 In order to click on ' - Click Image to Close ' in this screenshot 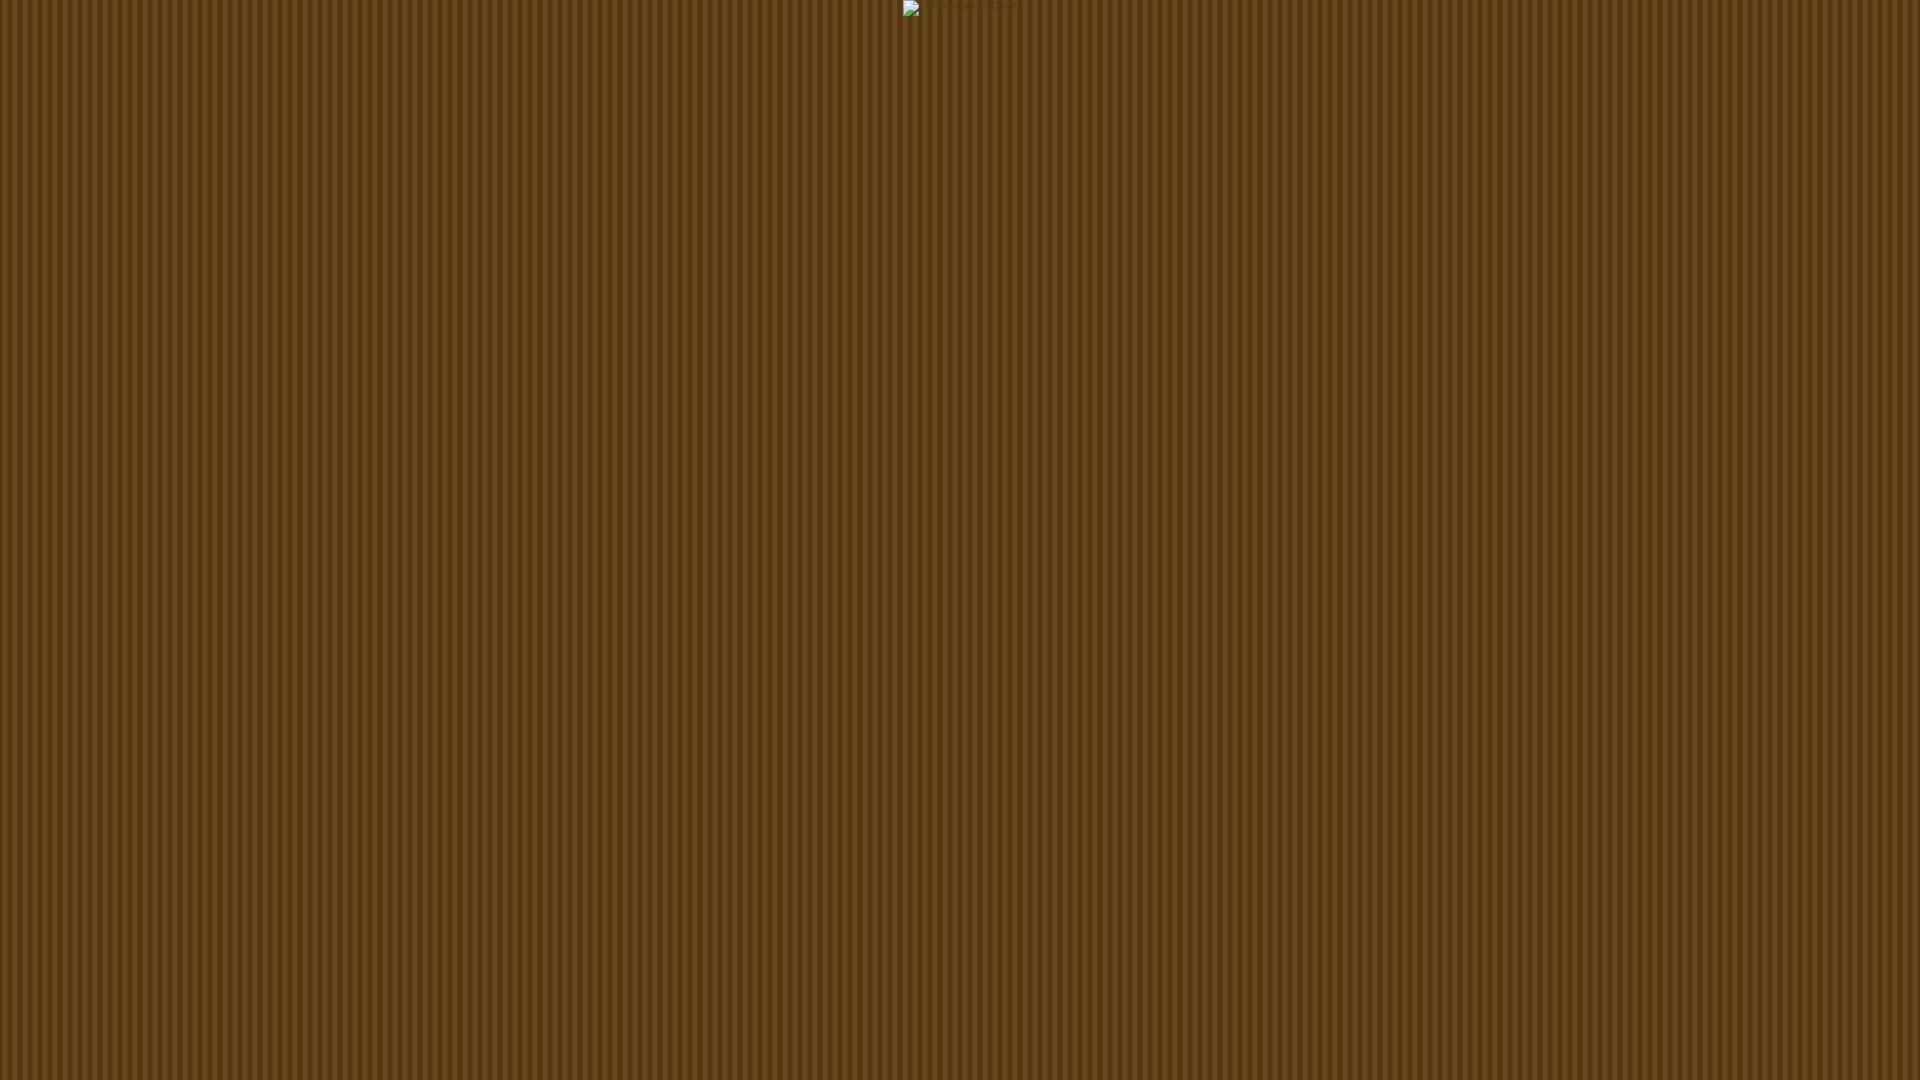, I will do `click(960, 7)`.